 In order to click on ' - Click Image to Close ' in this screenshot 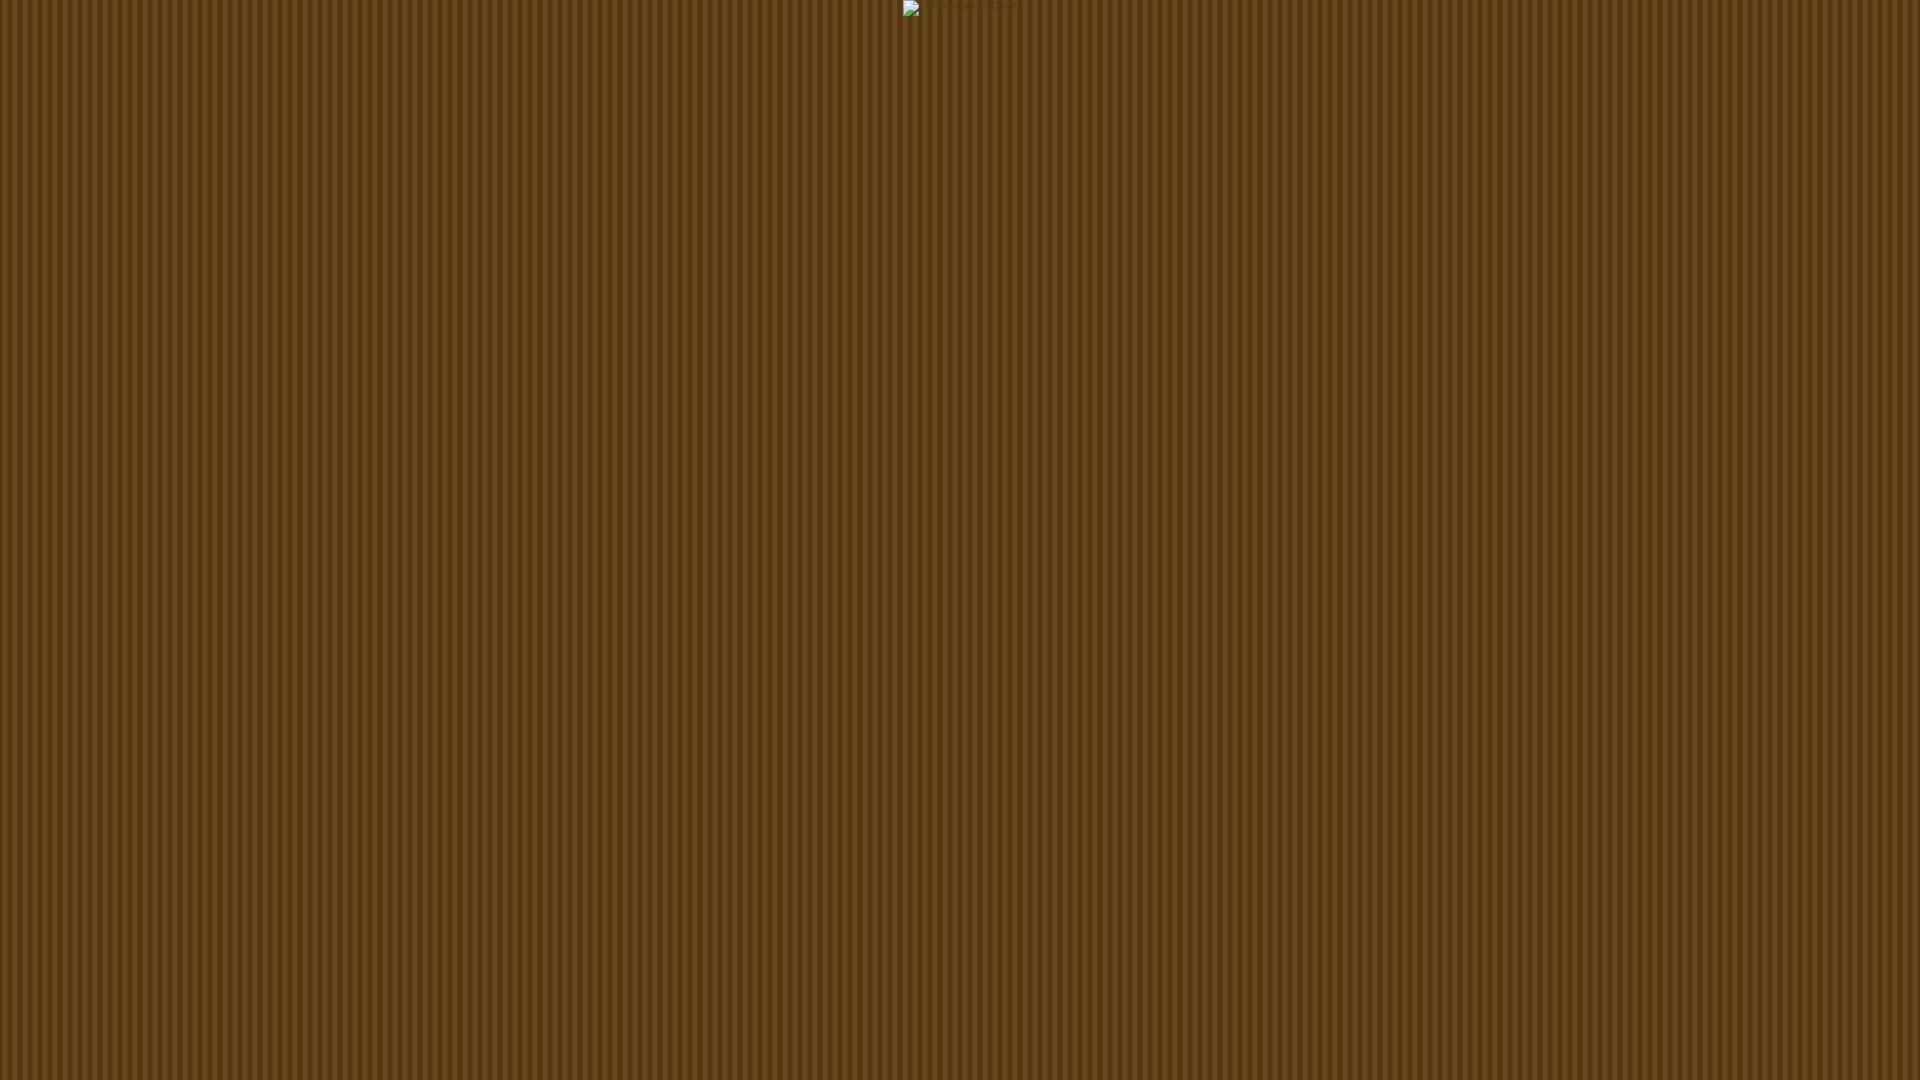, I will do `click(960, 7)`.